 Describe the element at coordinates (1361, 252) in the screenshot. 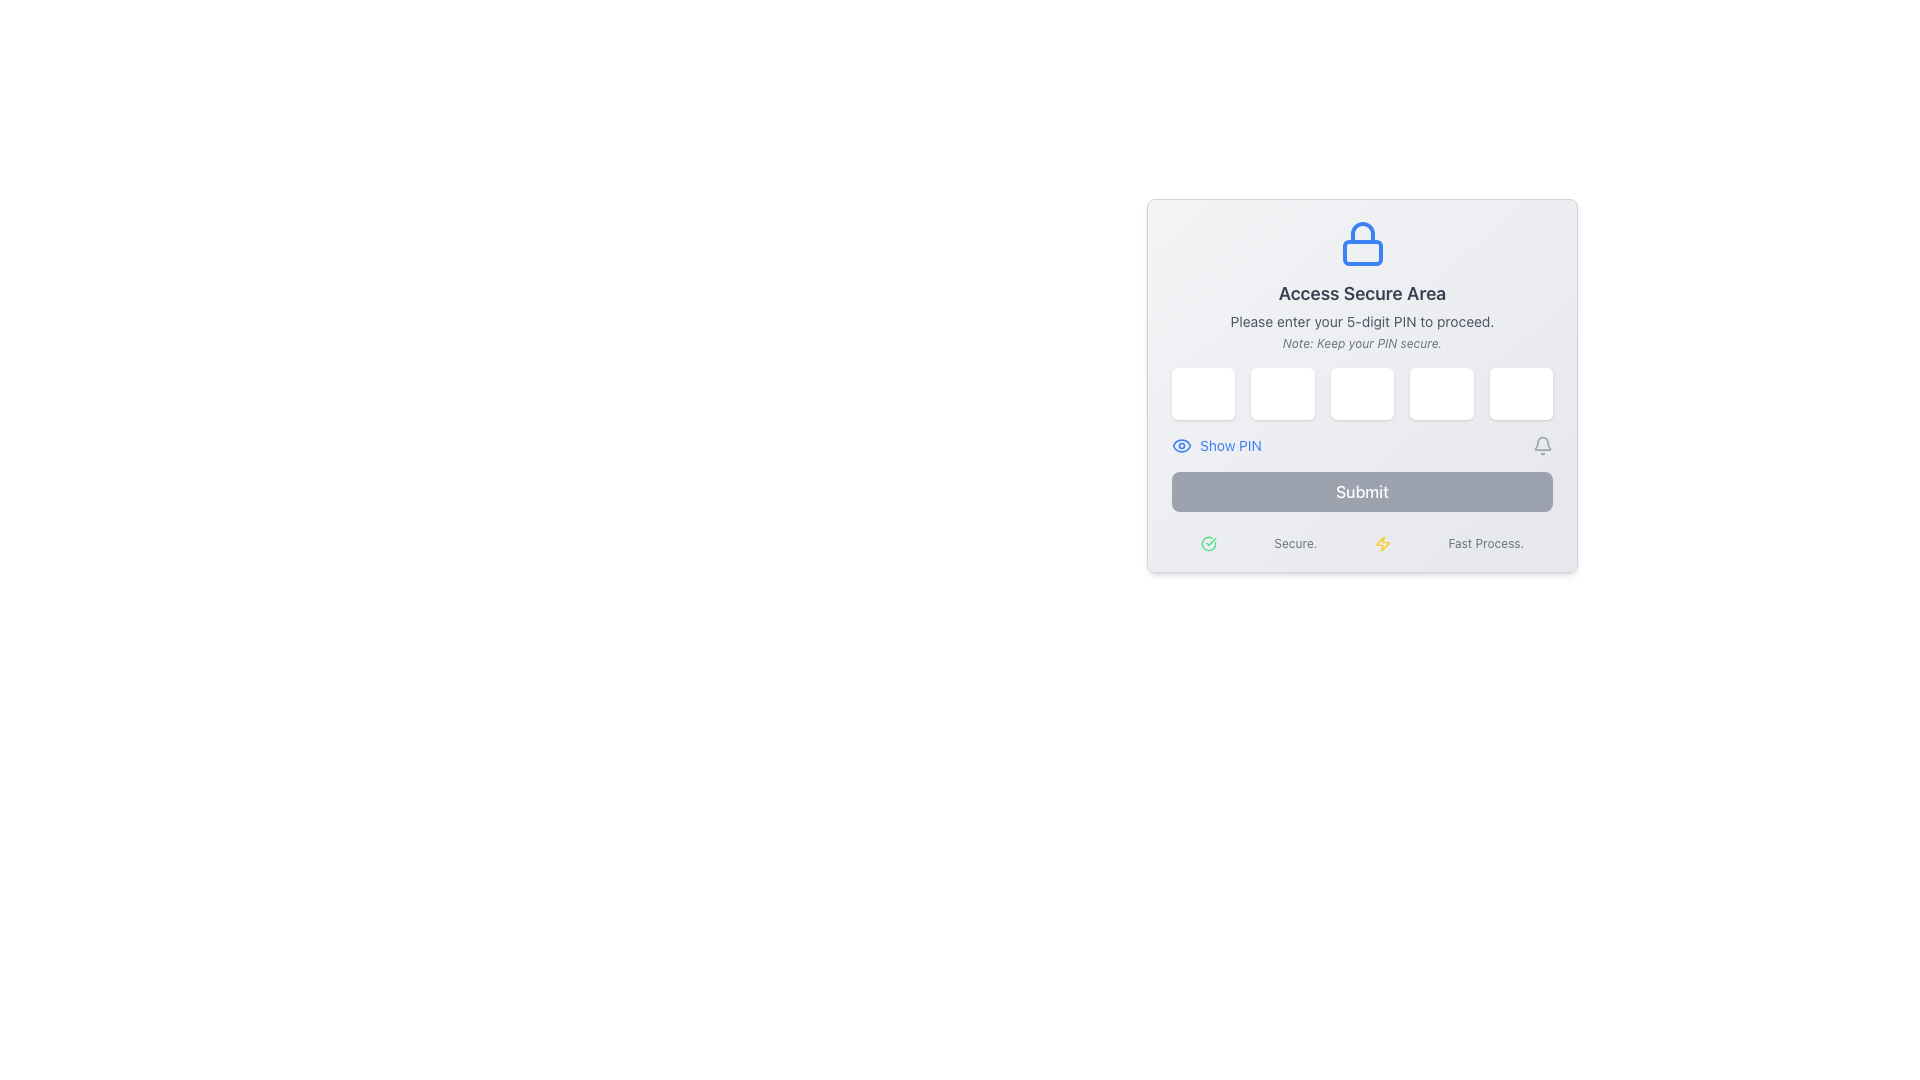

I see `the decorative lock icon graphic component located above the 'Access Secure Area' heading, positioned centrally within the lock's body` at that location.